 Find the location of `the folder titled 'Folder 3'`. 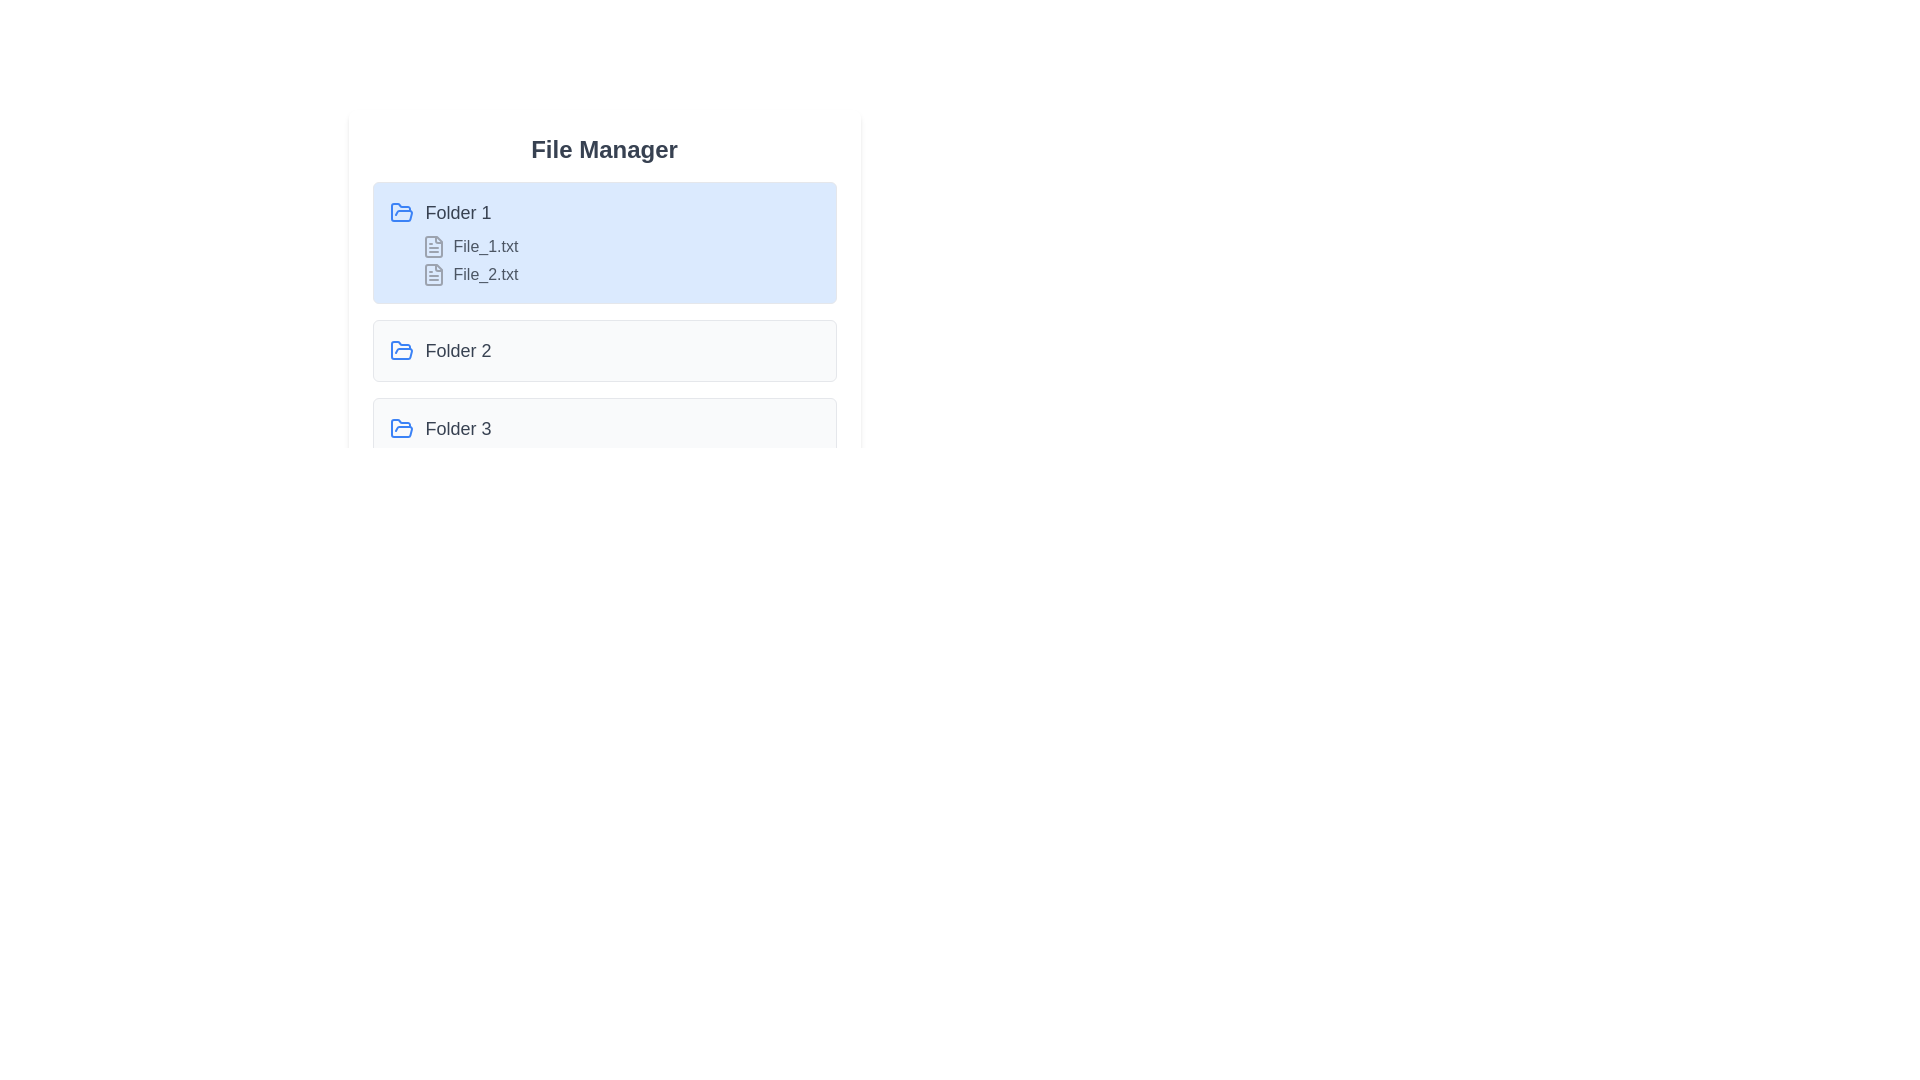

the folder titled 'Folder 3' is located at coordinates (603, 427).